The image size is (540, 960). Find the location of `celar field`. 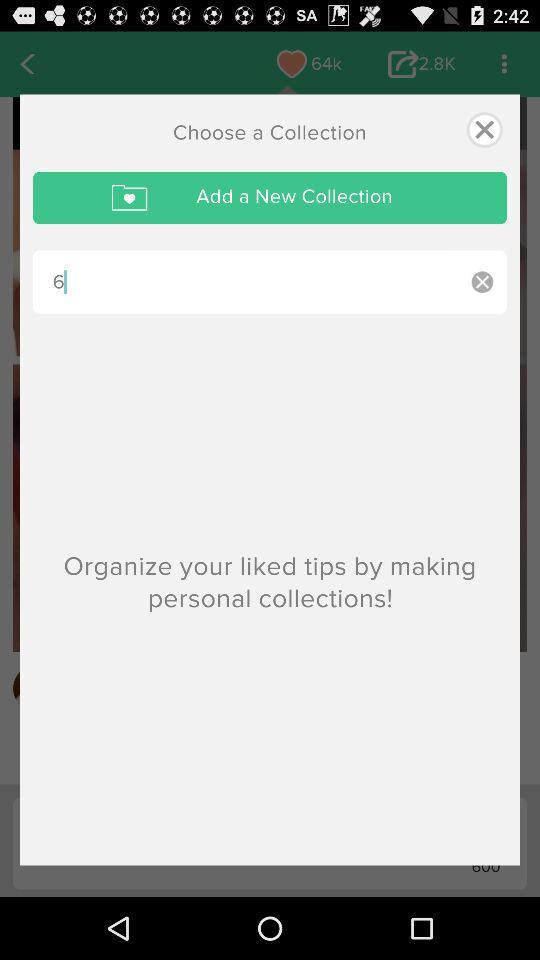

celar field is located at coordinates (481, 281).